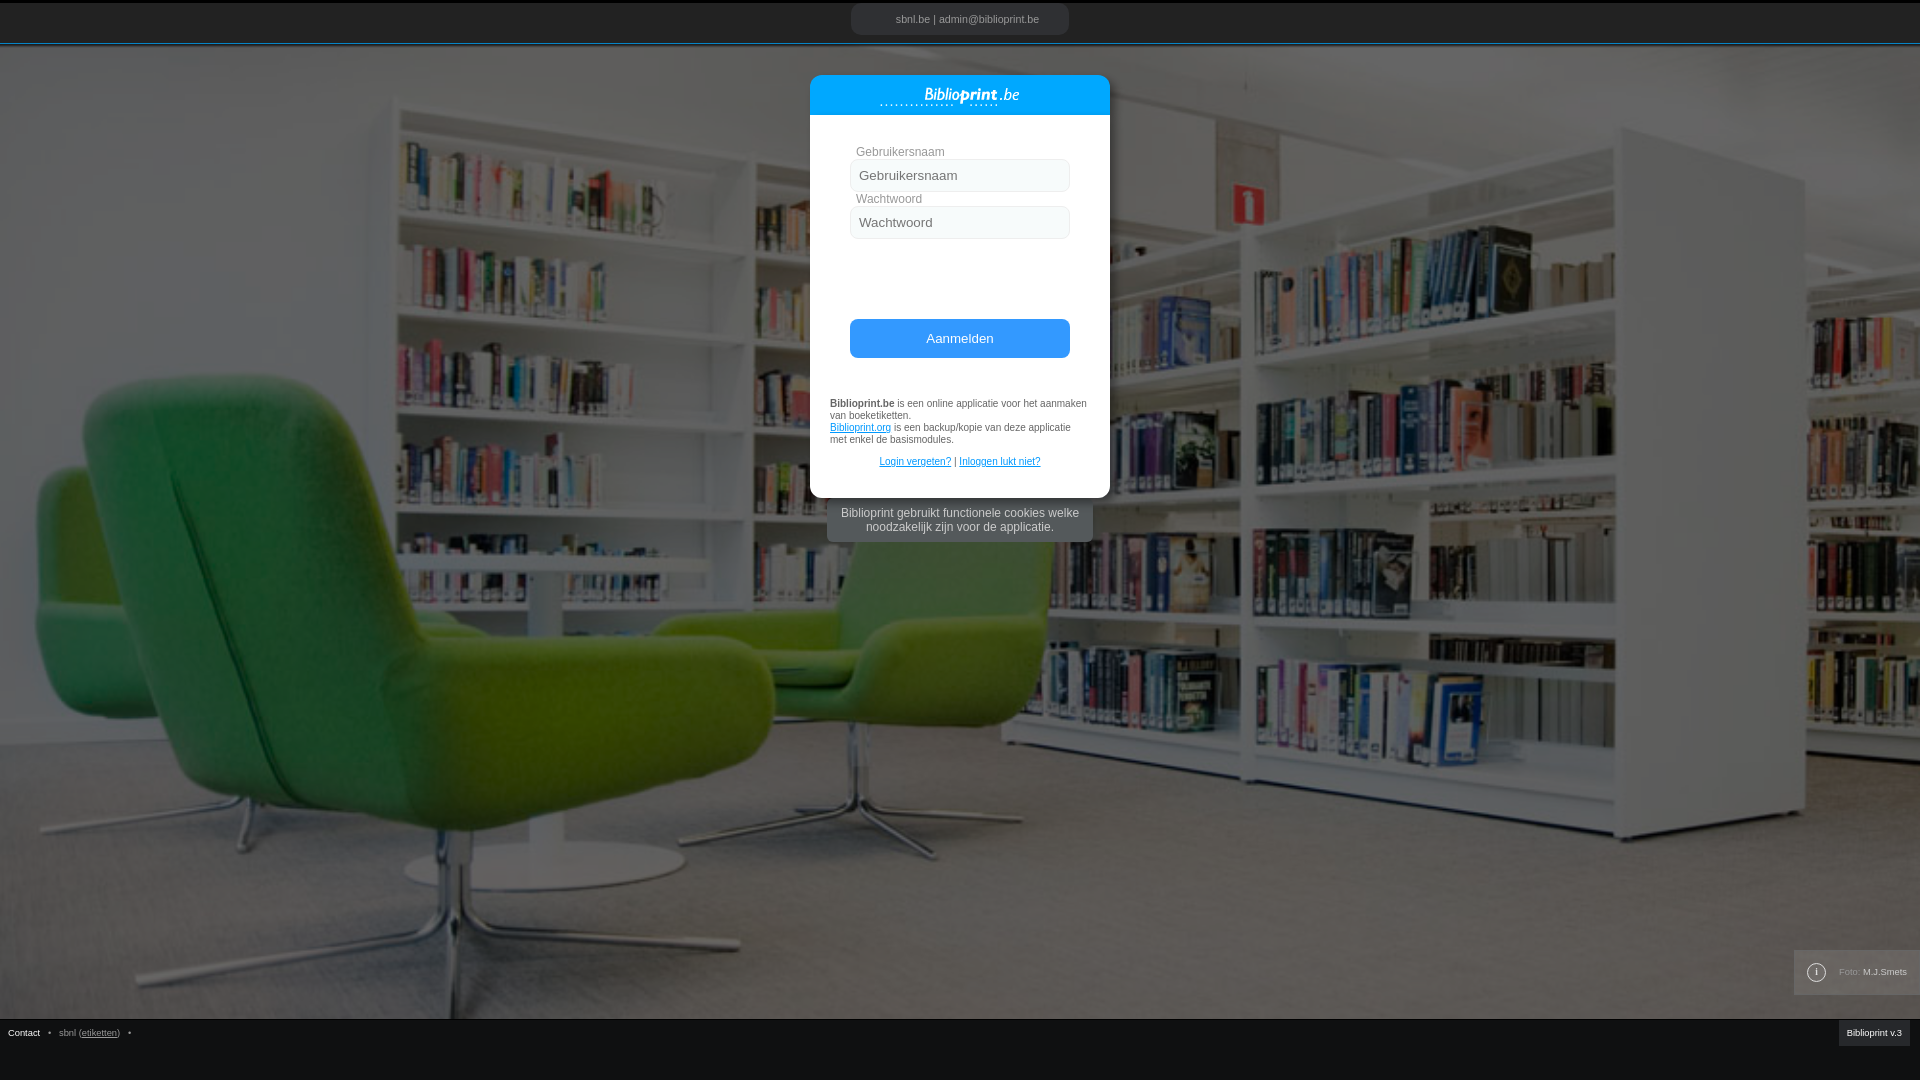 The width and height of the screenshot is (1920, 1080). I want to click on 'M.J.Smets', so click(1884, 971).